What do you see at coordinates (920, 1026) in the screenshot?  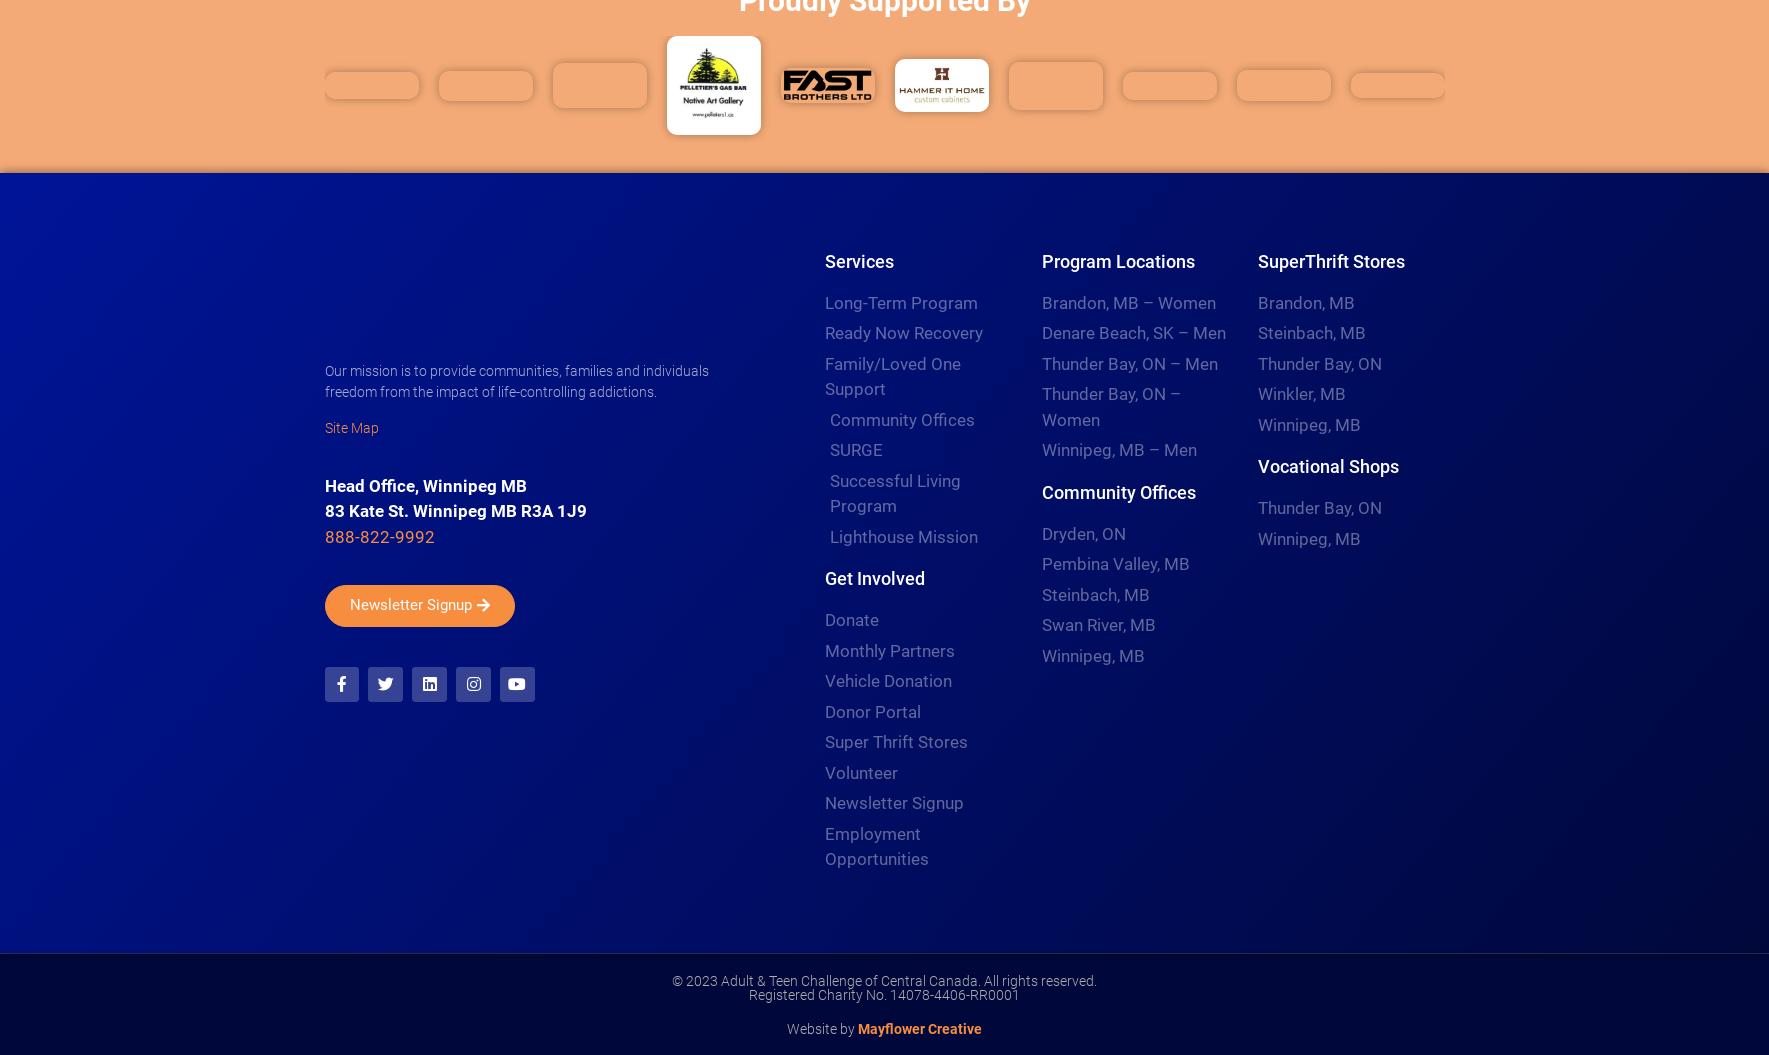 I see `'Mayflower Creative'` at bounding box center [920, 1026].